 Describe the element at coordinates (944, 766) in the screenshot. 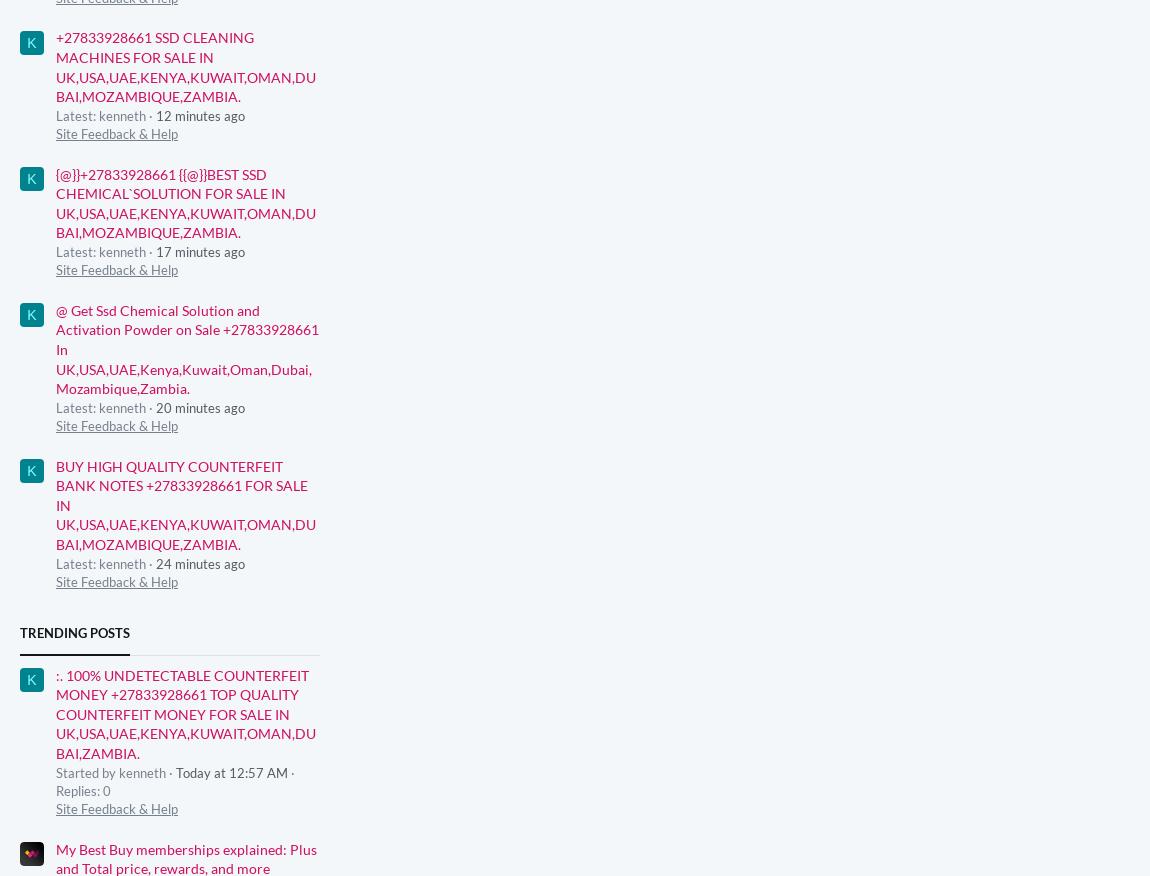

I see `'Windows Central'` at that location.